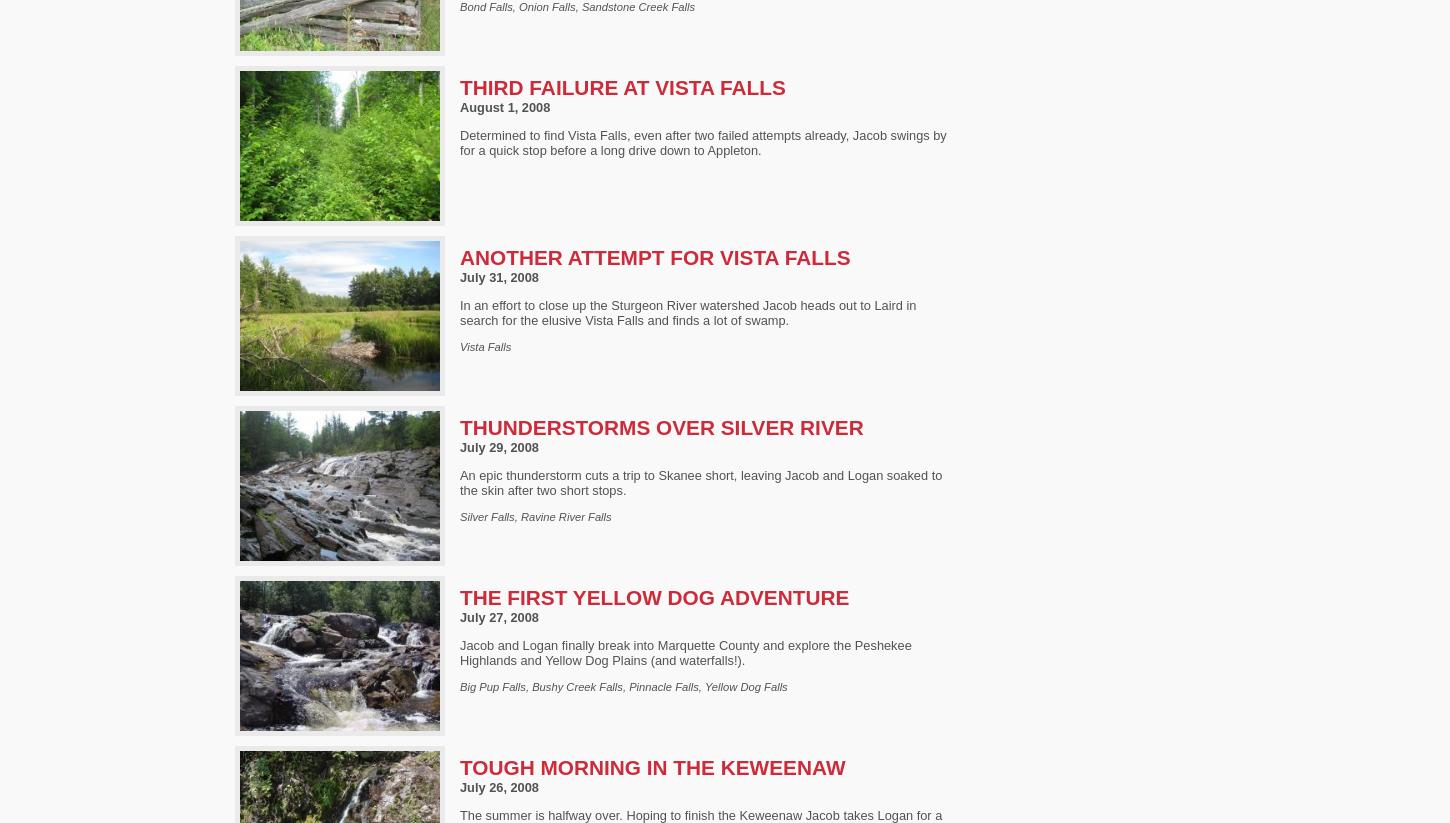 The image size is (1450, 823). Describe the element at coordinates (653, 256) in the screenshot. I see `'Another Attempt for Vista Falls'` at that location.